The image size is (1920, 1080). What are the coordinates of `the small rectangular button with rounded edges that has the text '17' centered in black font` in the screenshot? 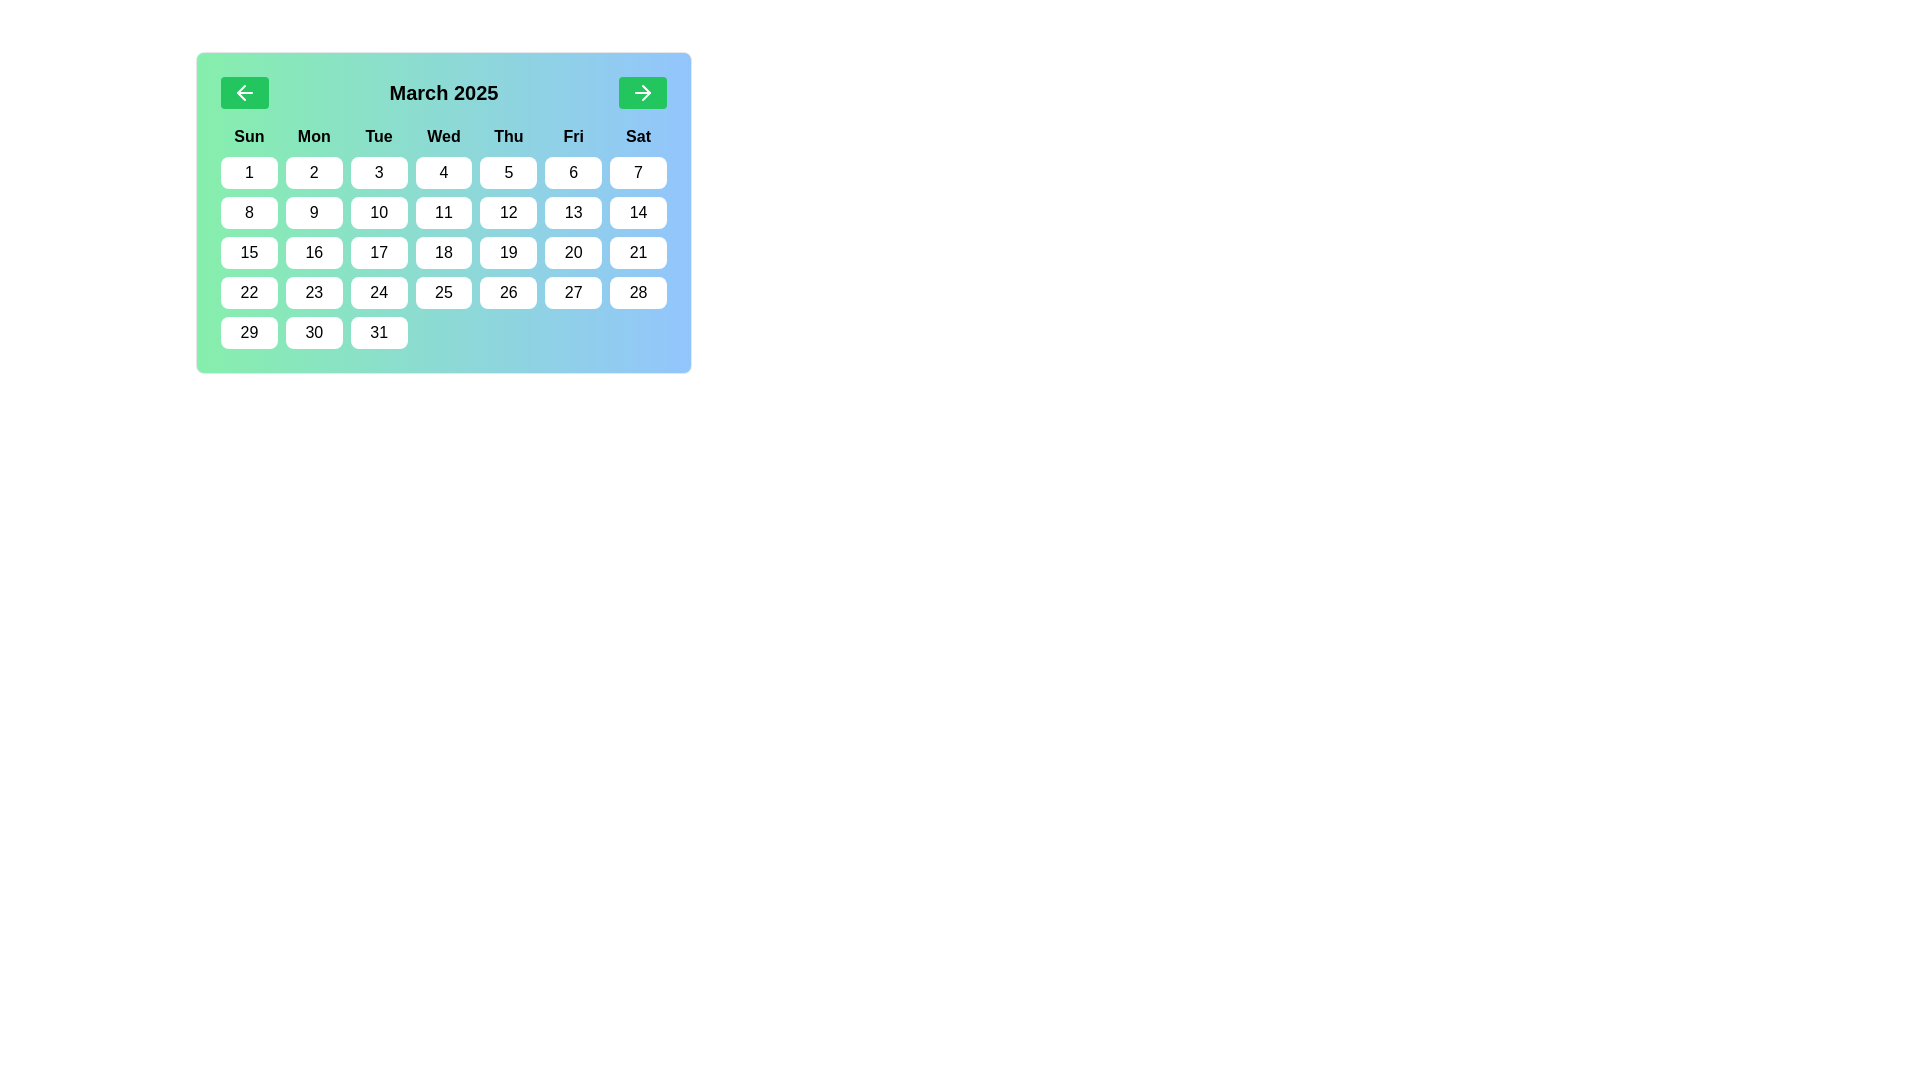 It's located at (379, 252).